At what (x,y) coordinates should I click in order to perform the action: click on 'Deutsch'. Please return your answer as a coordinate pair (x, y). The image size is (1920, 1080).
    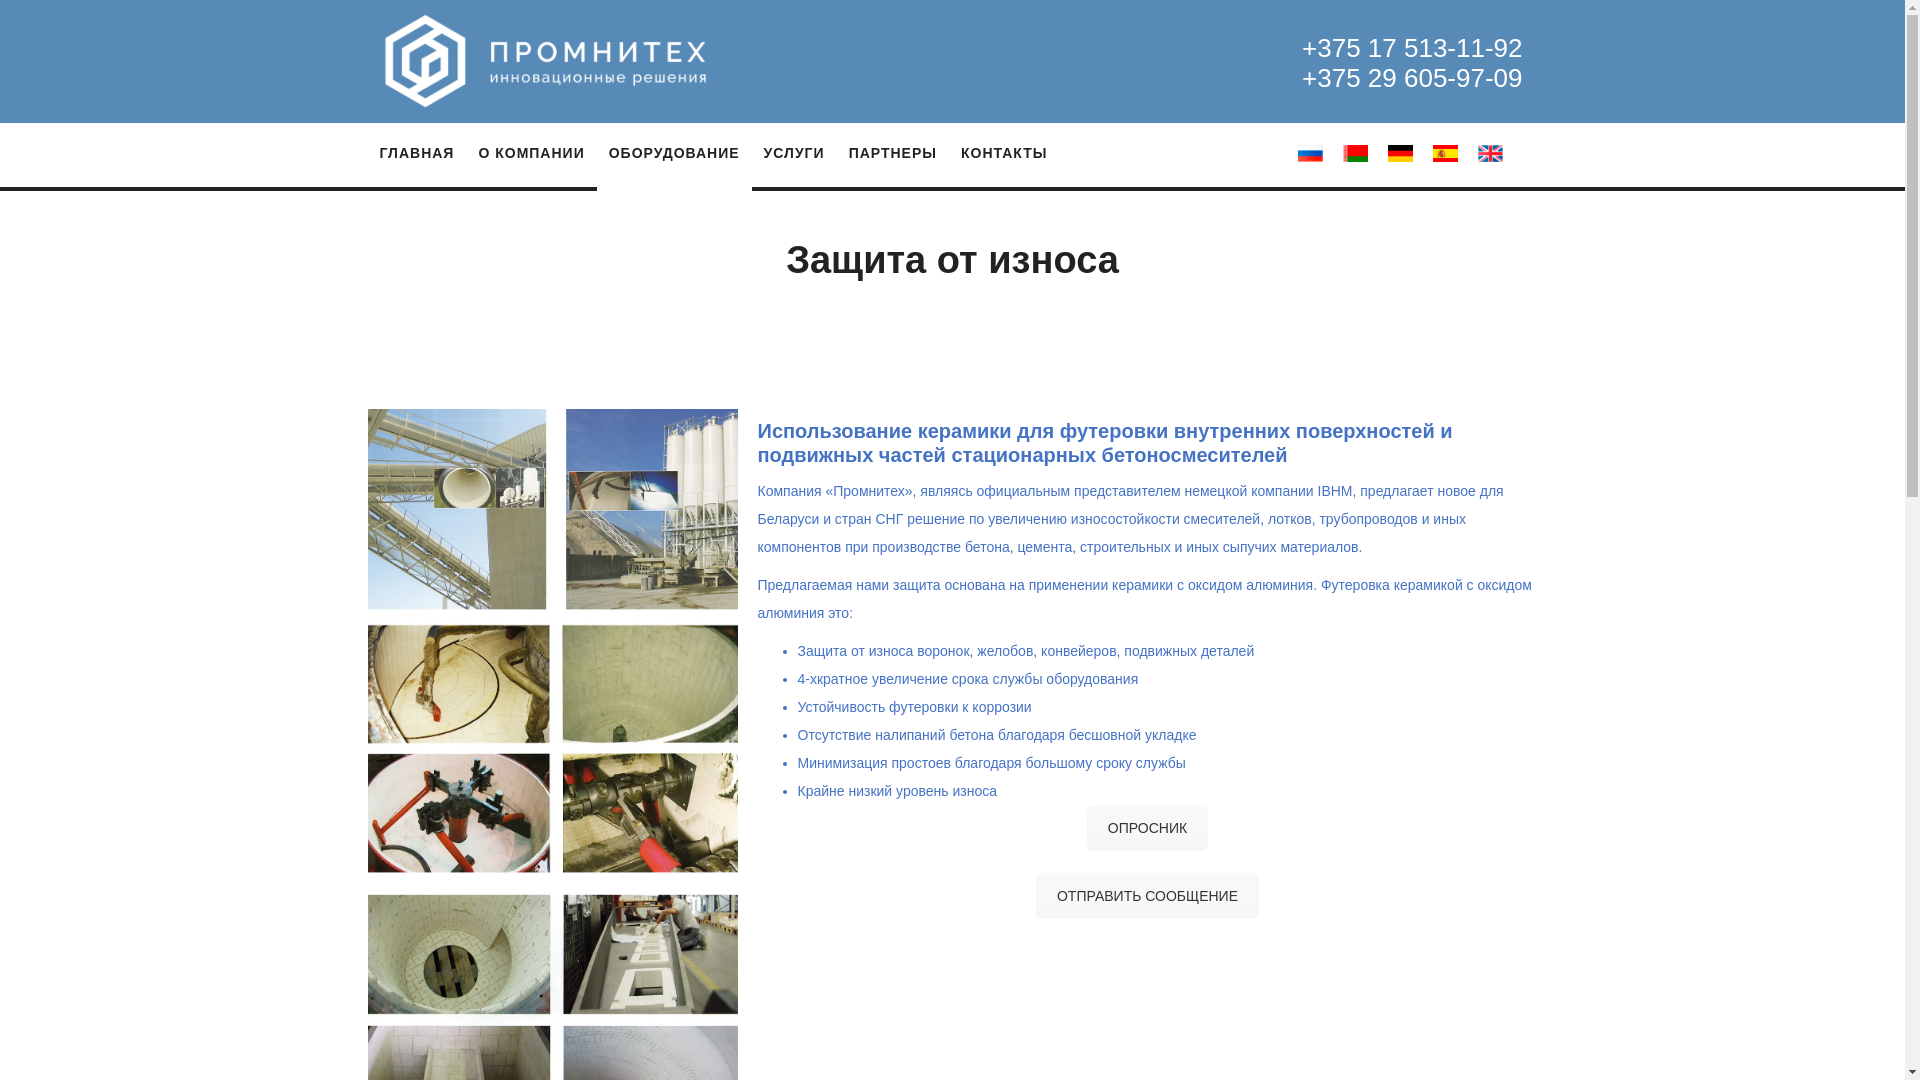
    Looking at the image, I should click on (1386, 152).